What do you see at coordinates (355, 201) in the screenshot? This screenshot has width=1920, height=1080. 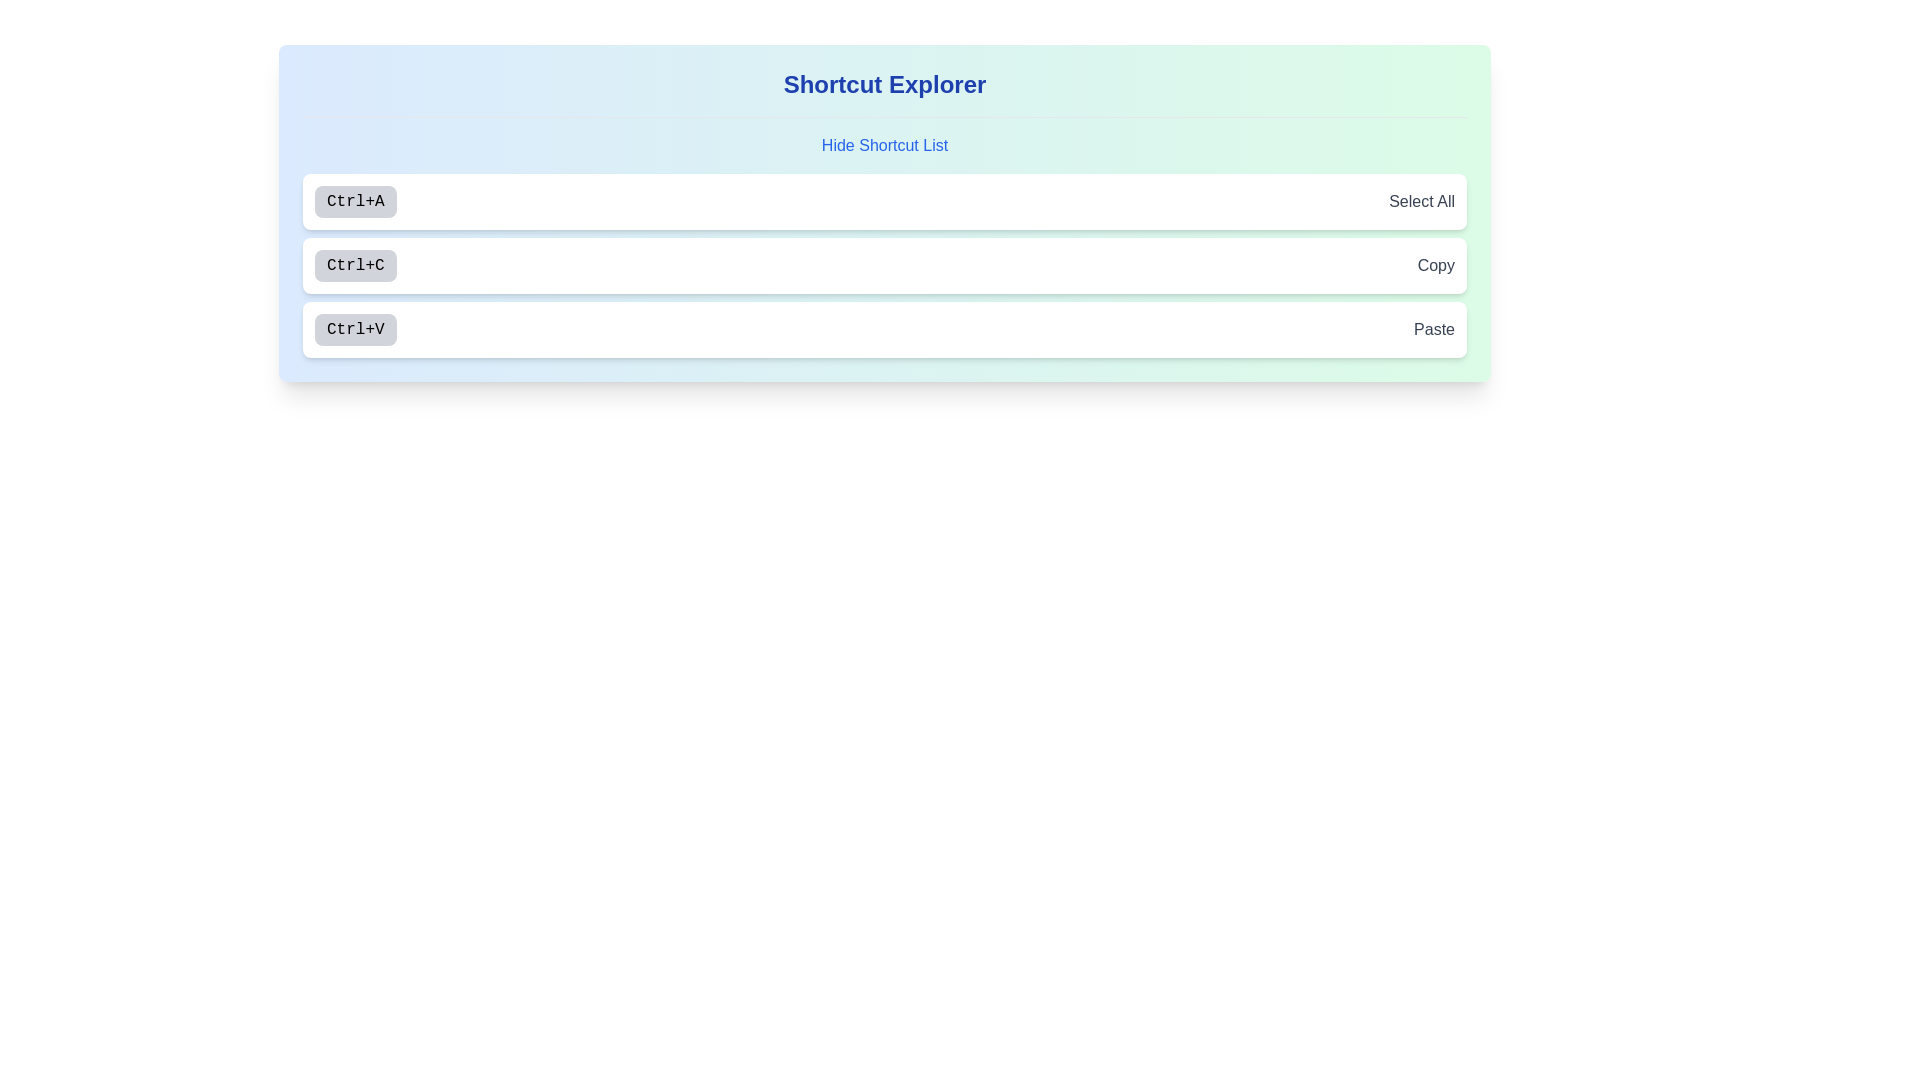 I see `the rectangular button labeled 'Ctrl+A' with rounded corners and a gray background, which is the first item in a horizontal grouping of components` at bounding box center [355, 201].